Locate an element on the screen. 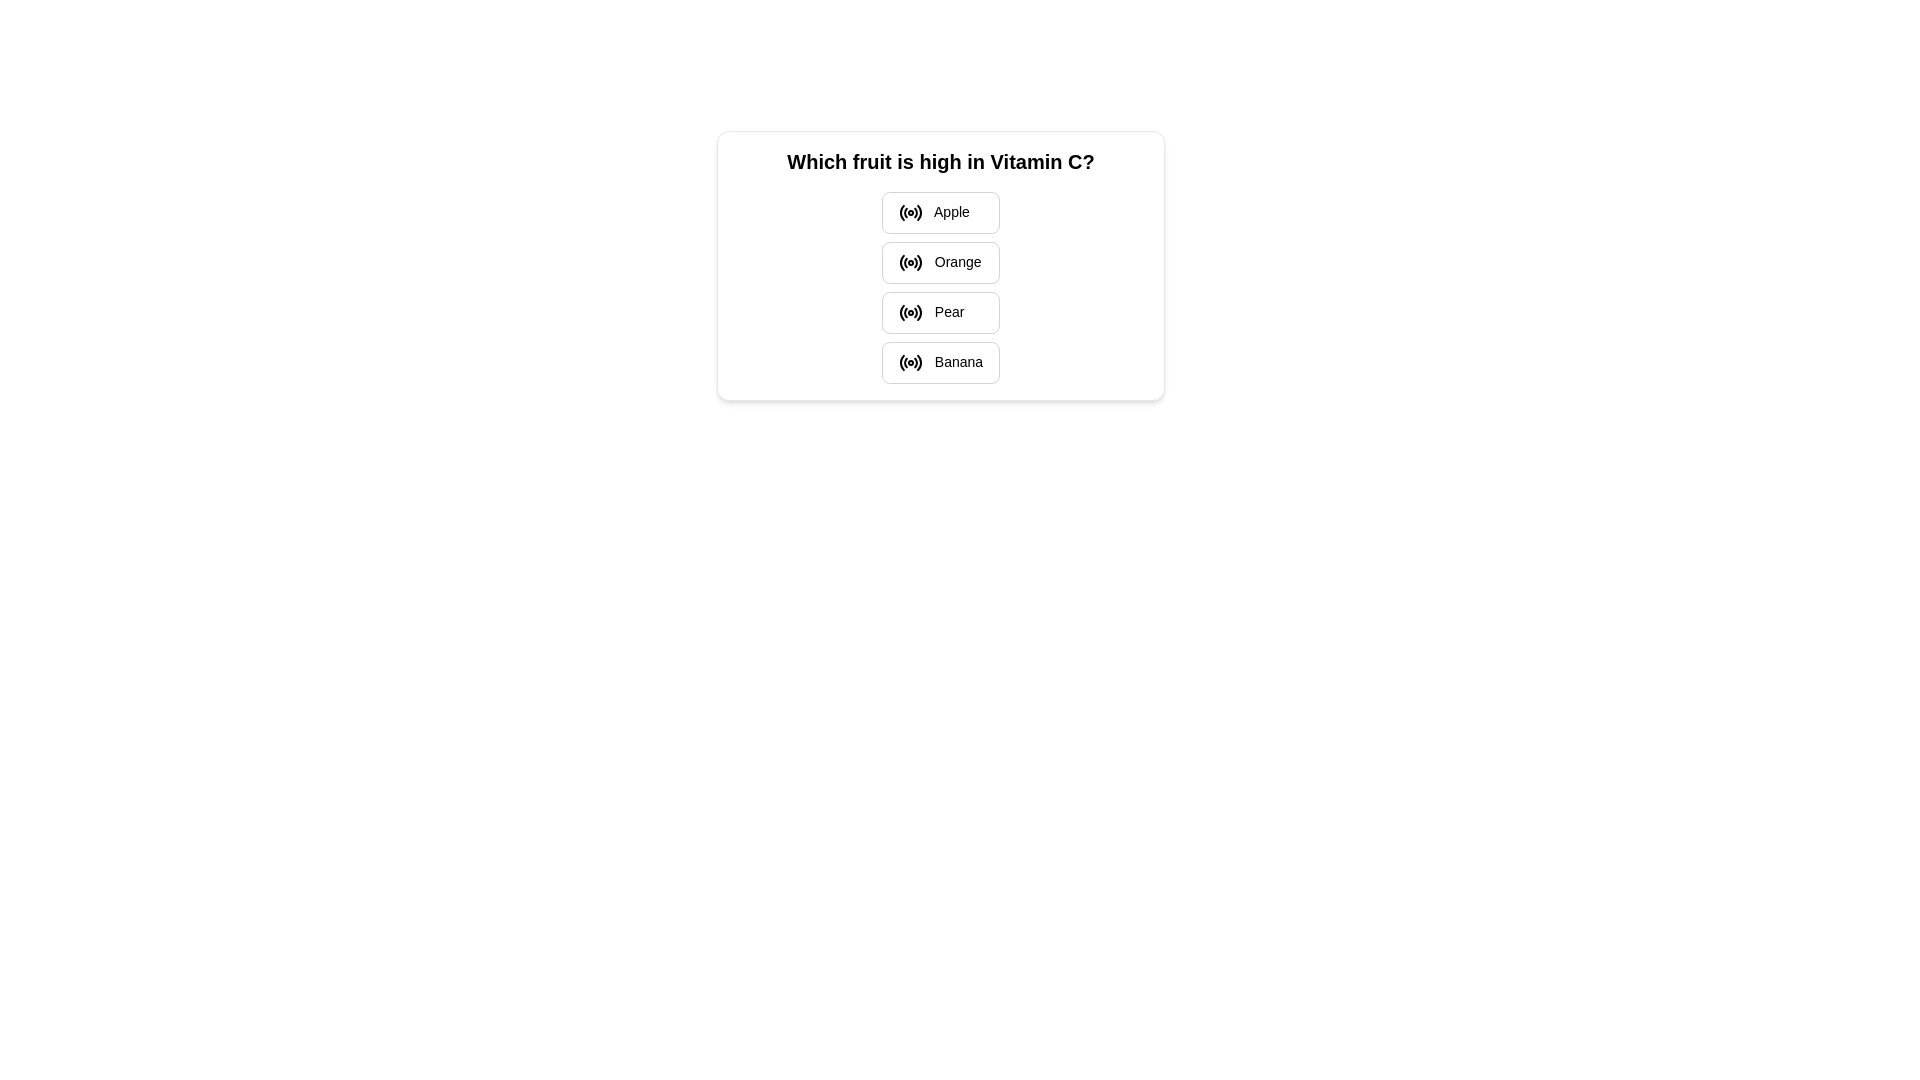  the radio button labeled 'Apple' to emphasize selection as it is the first element in a vertically-aligned list of choices is located at coordinates (939, 212).